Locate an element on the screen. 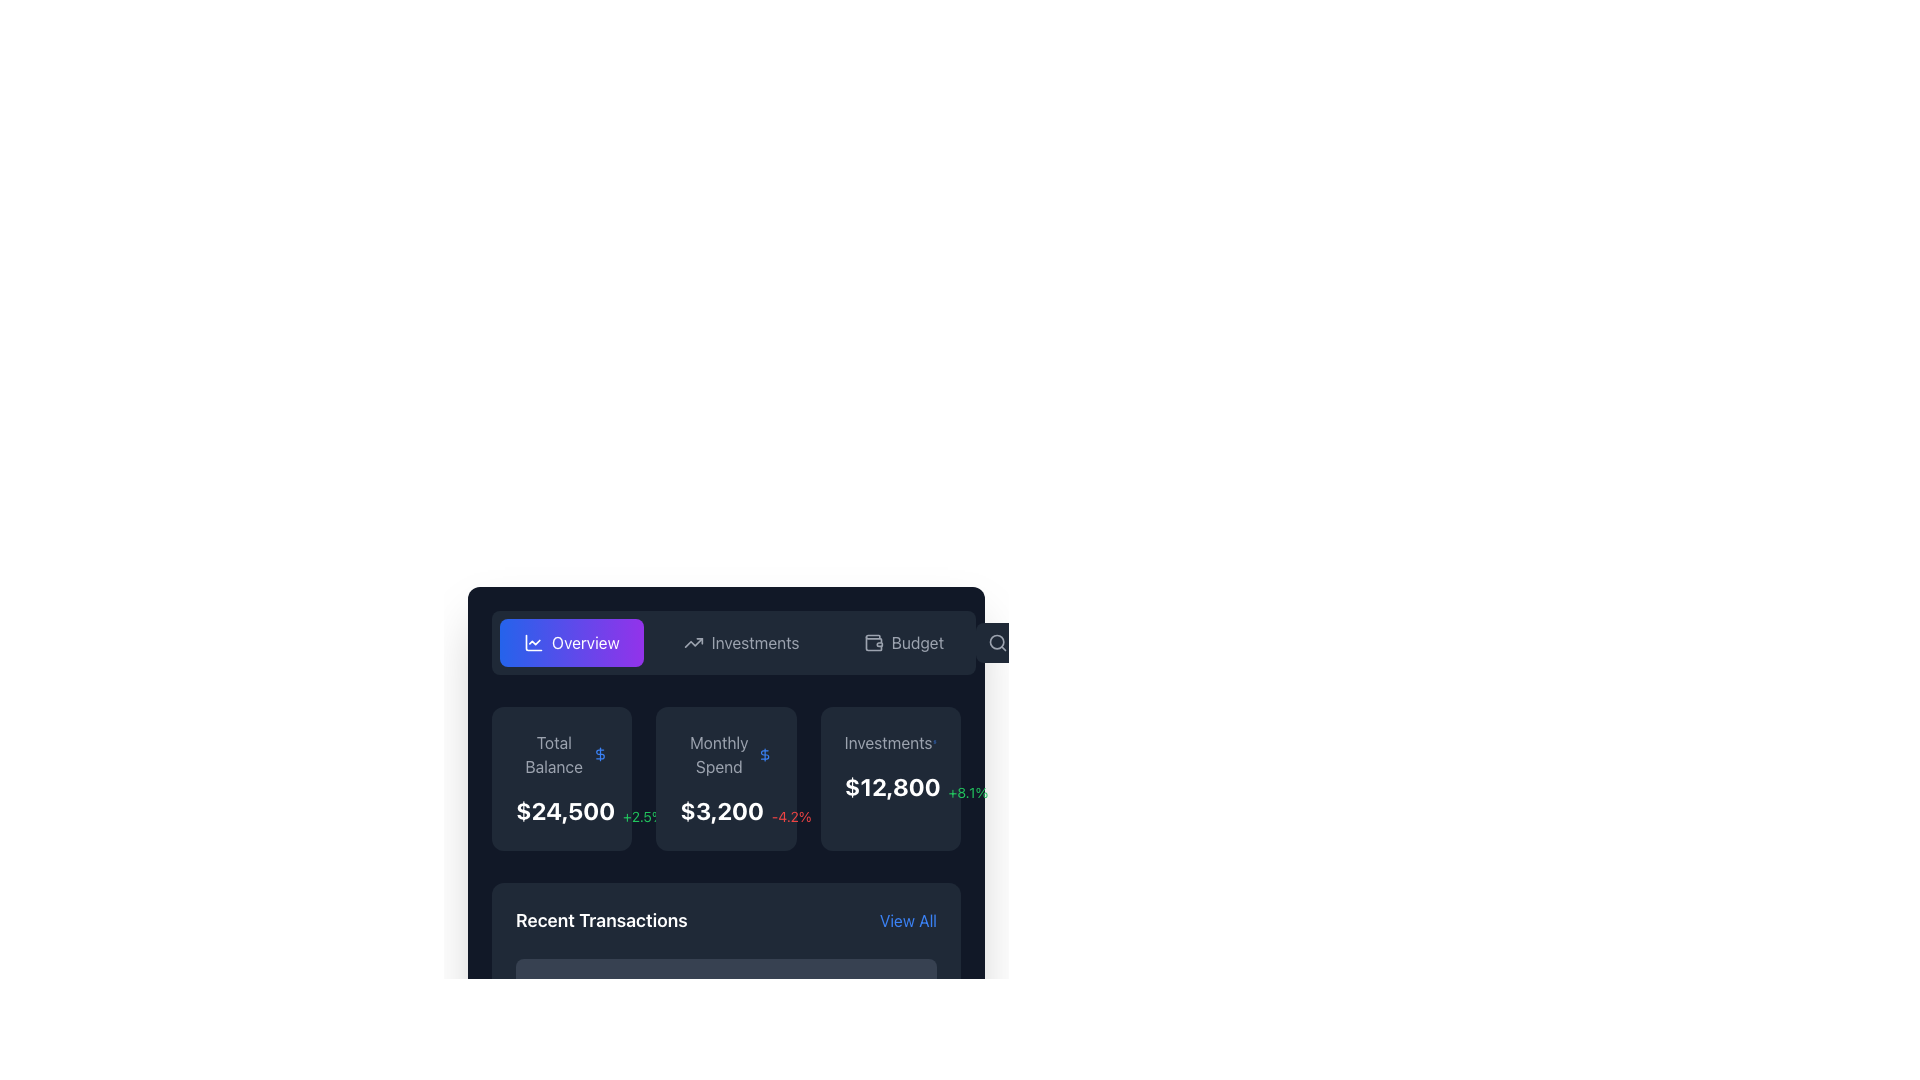  information displayed in the 'Investments' text label, which is in light gray font within a dark-themed card interface is located at coordinates (889, 743).